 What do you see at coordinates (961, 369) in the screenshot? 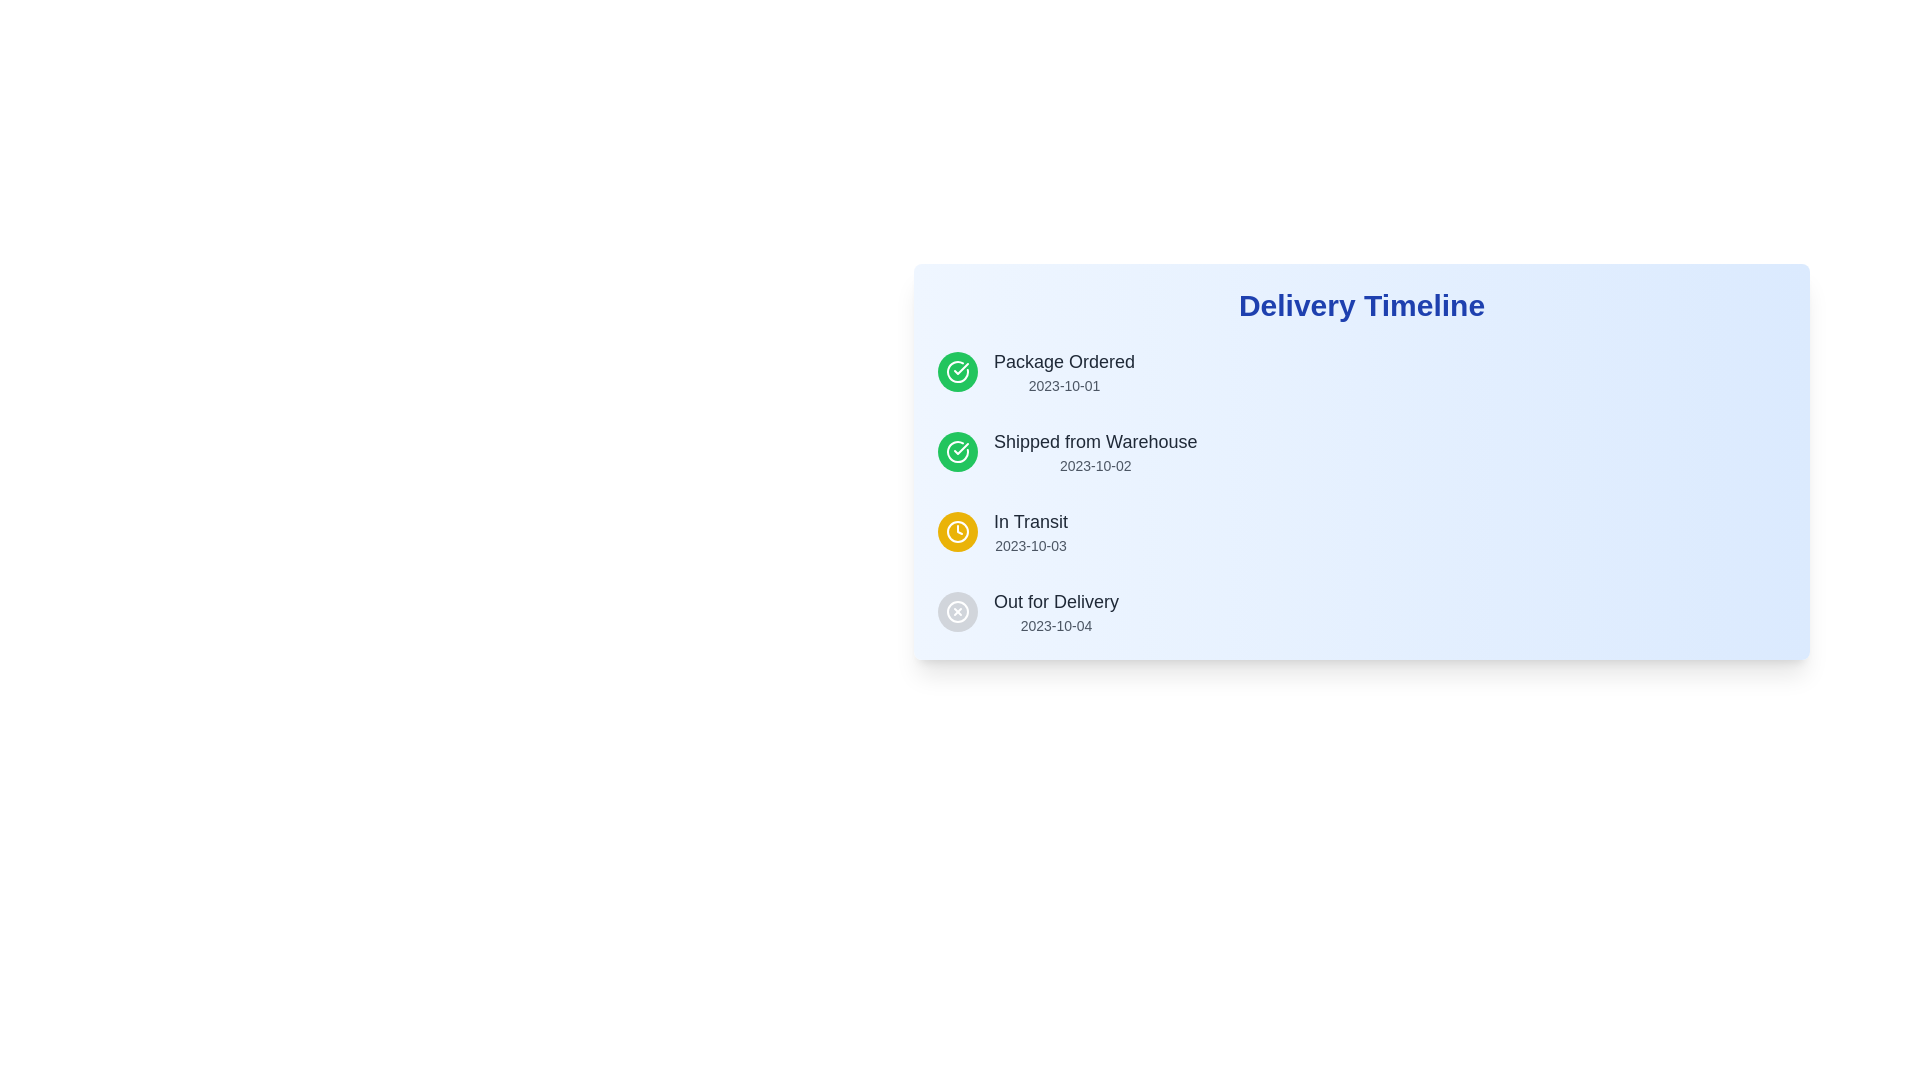
I see `the checkmark icon in the second timeline icon, which is adjacent to the 'Shipped from Warehouse' label` at bounding box center [961, 369].